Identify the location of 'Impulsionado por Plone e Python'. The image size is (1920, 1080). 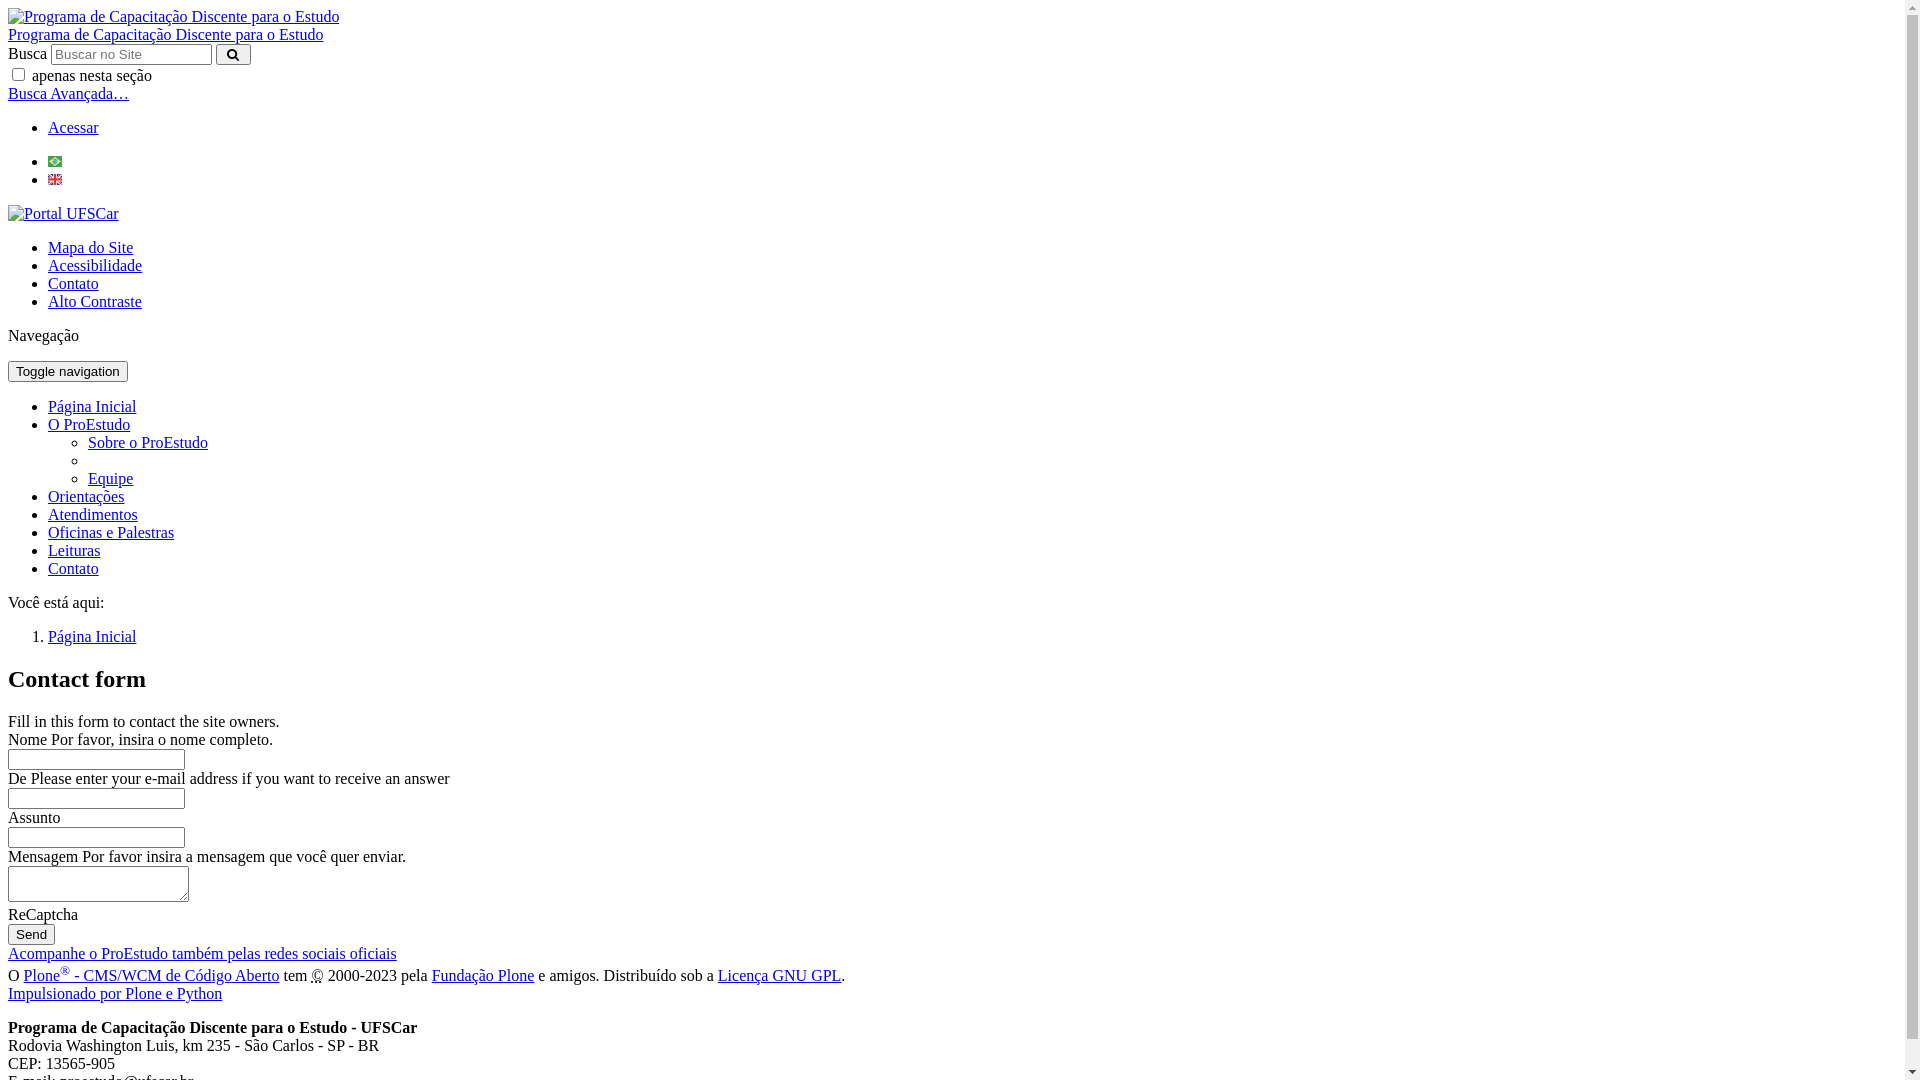
(114, 993).